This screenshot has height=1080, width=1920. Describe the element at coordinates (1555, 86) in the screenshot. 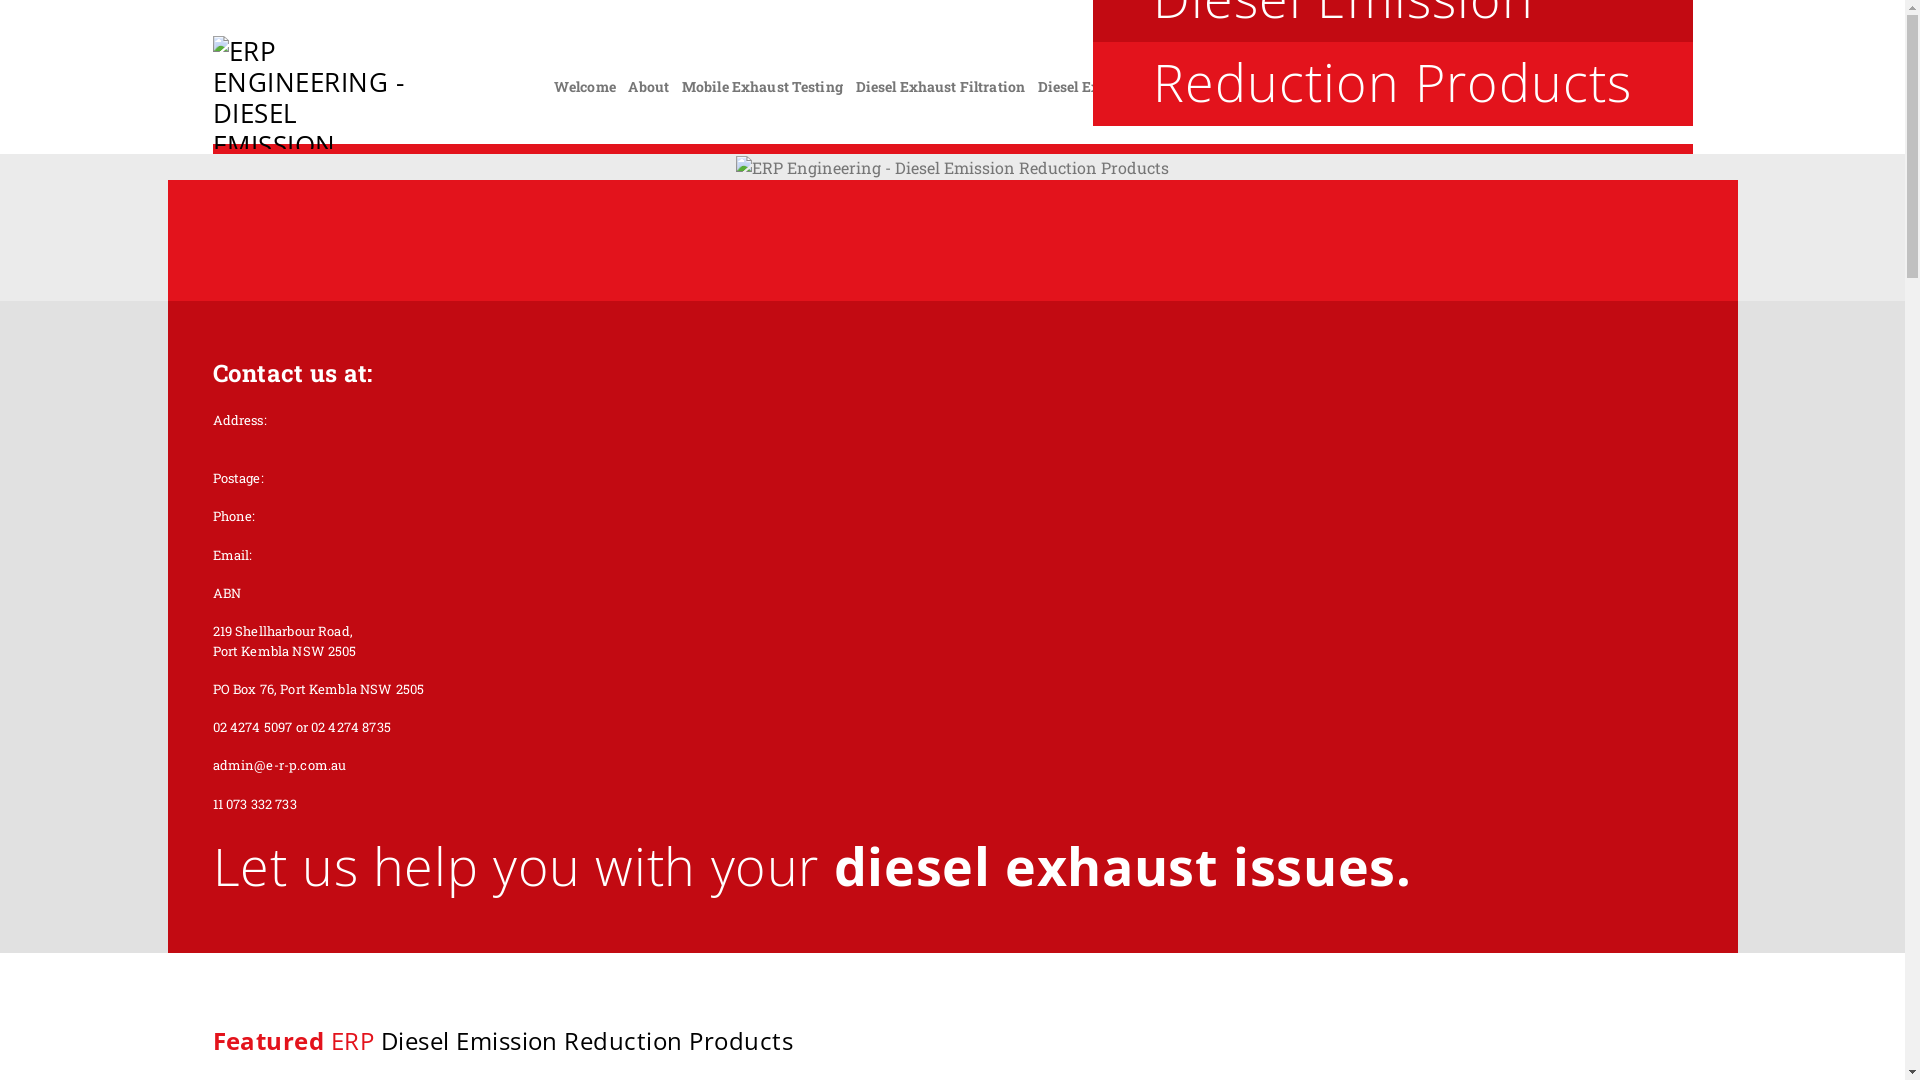

I see `'Useful Links'` at that location.